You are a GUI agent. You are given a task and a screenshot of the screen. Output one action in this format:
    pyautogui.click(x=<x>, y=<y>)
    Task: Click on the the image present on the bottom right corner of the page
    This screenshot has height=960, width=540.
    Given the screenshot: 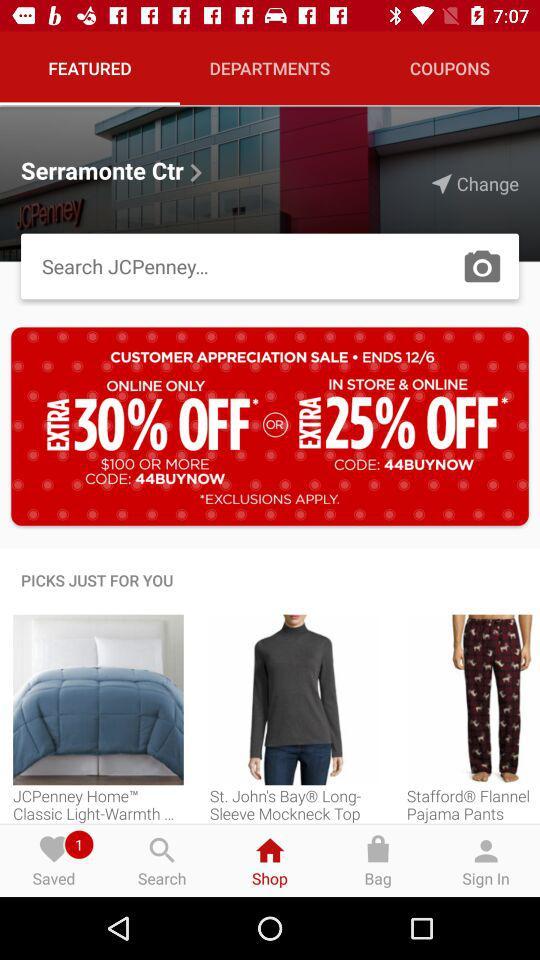 What is the action you would take?
    pyautogui.click(x=472, y=700)
    